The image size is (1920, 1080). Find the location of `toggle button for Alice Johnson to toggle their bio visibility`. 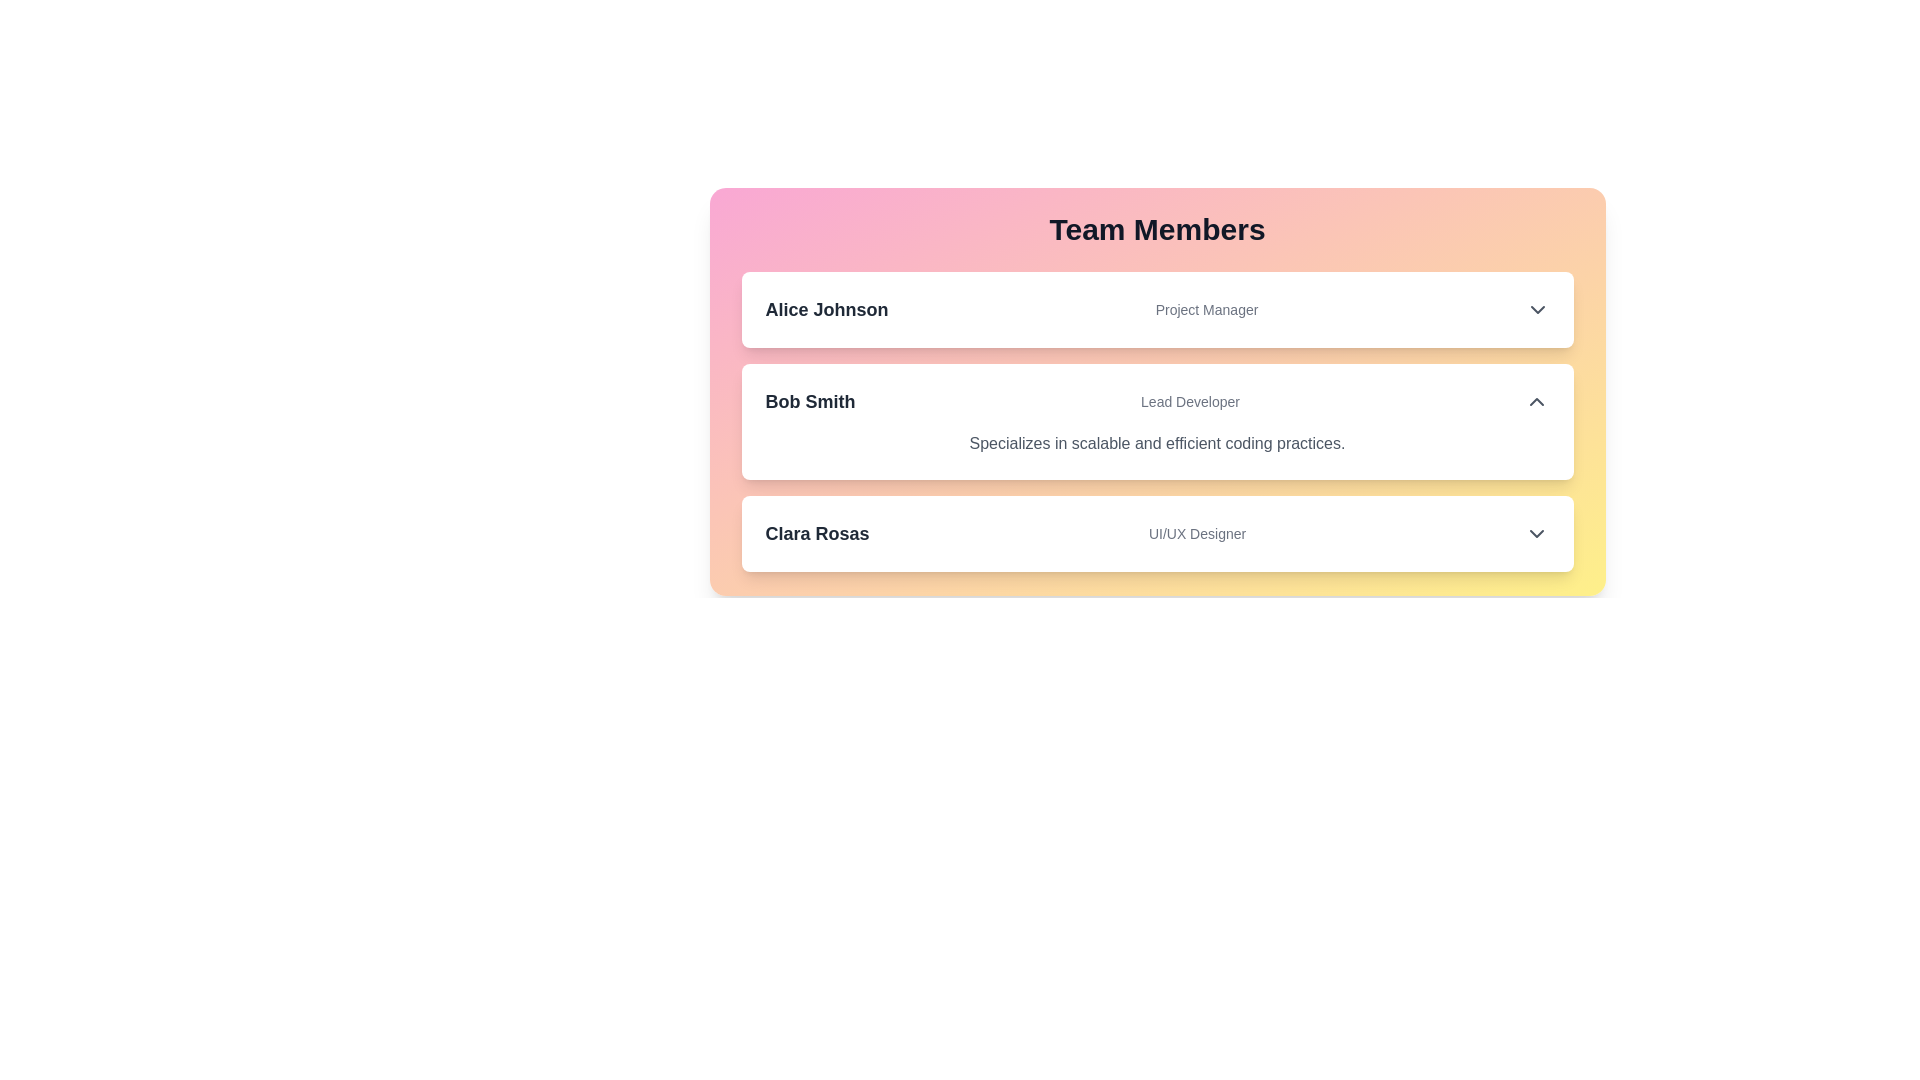

toggle button for Alice Johnson to toggle their bio visibility is located at coordinates (1536, 309).